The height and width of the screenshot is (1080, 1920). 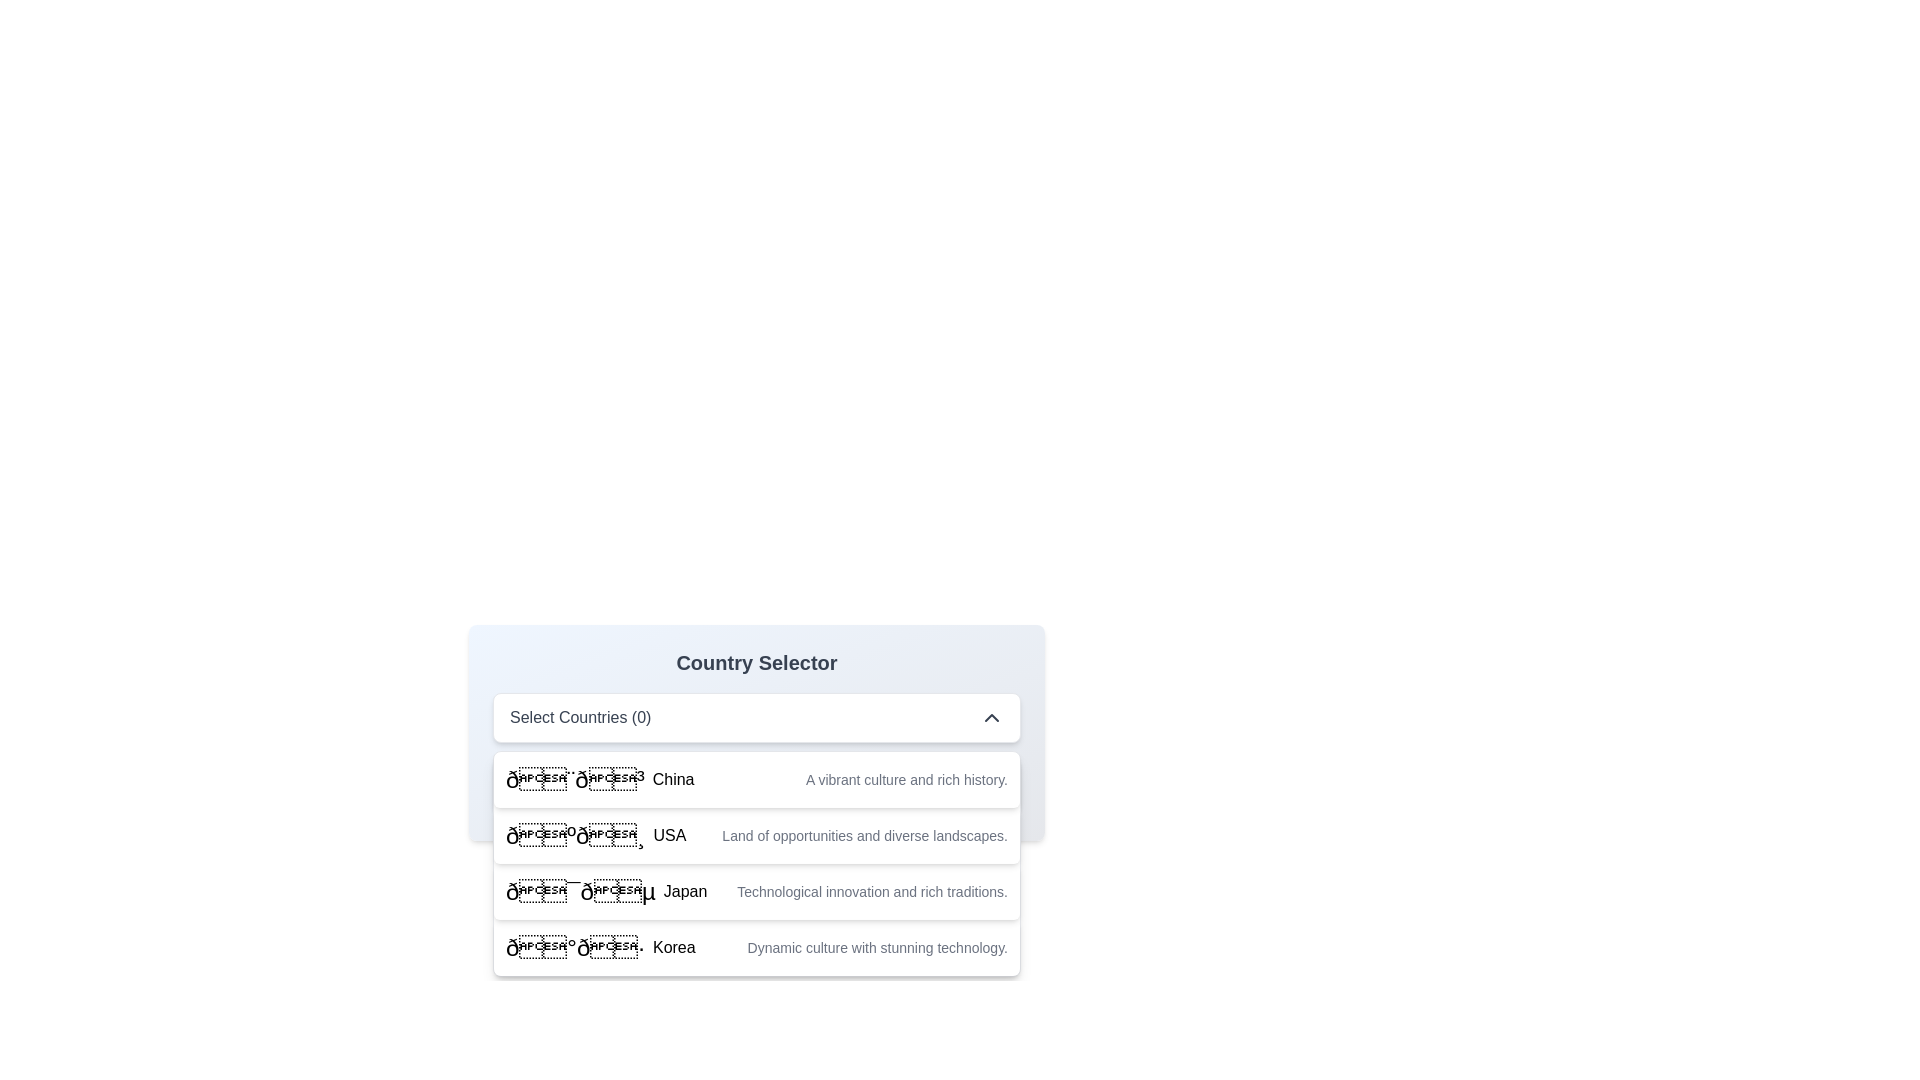 I want to click on the Dropdown menu header located centrally within the 'Country Selector' card, so click(x=756, y=732).